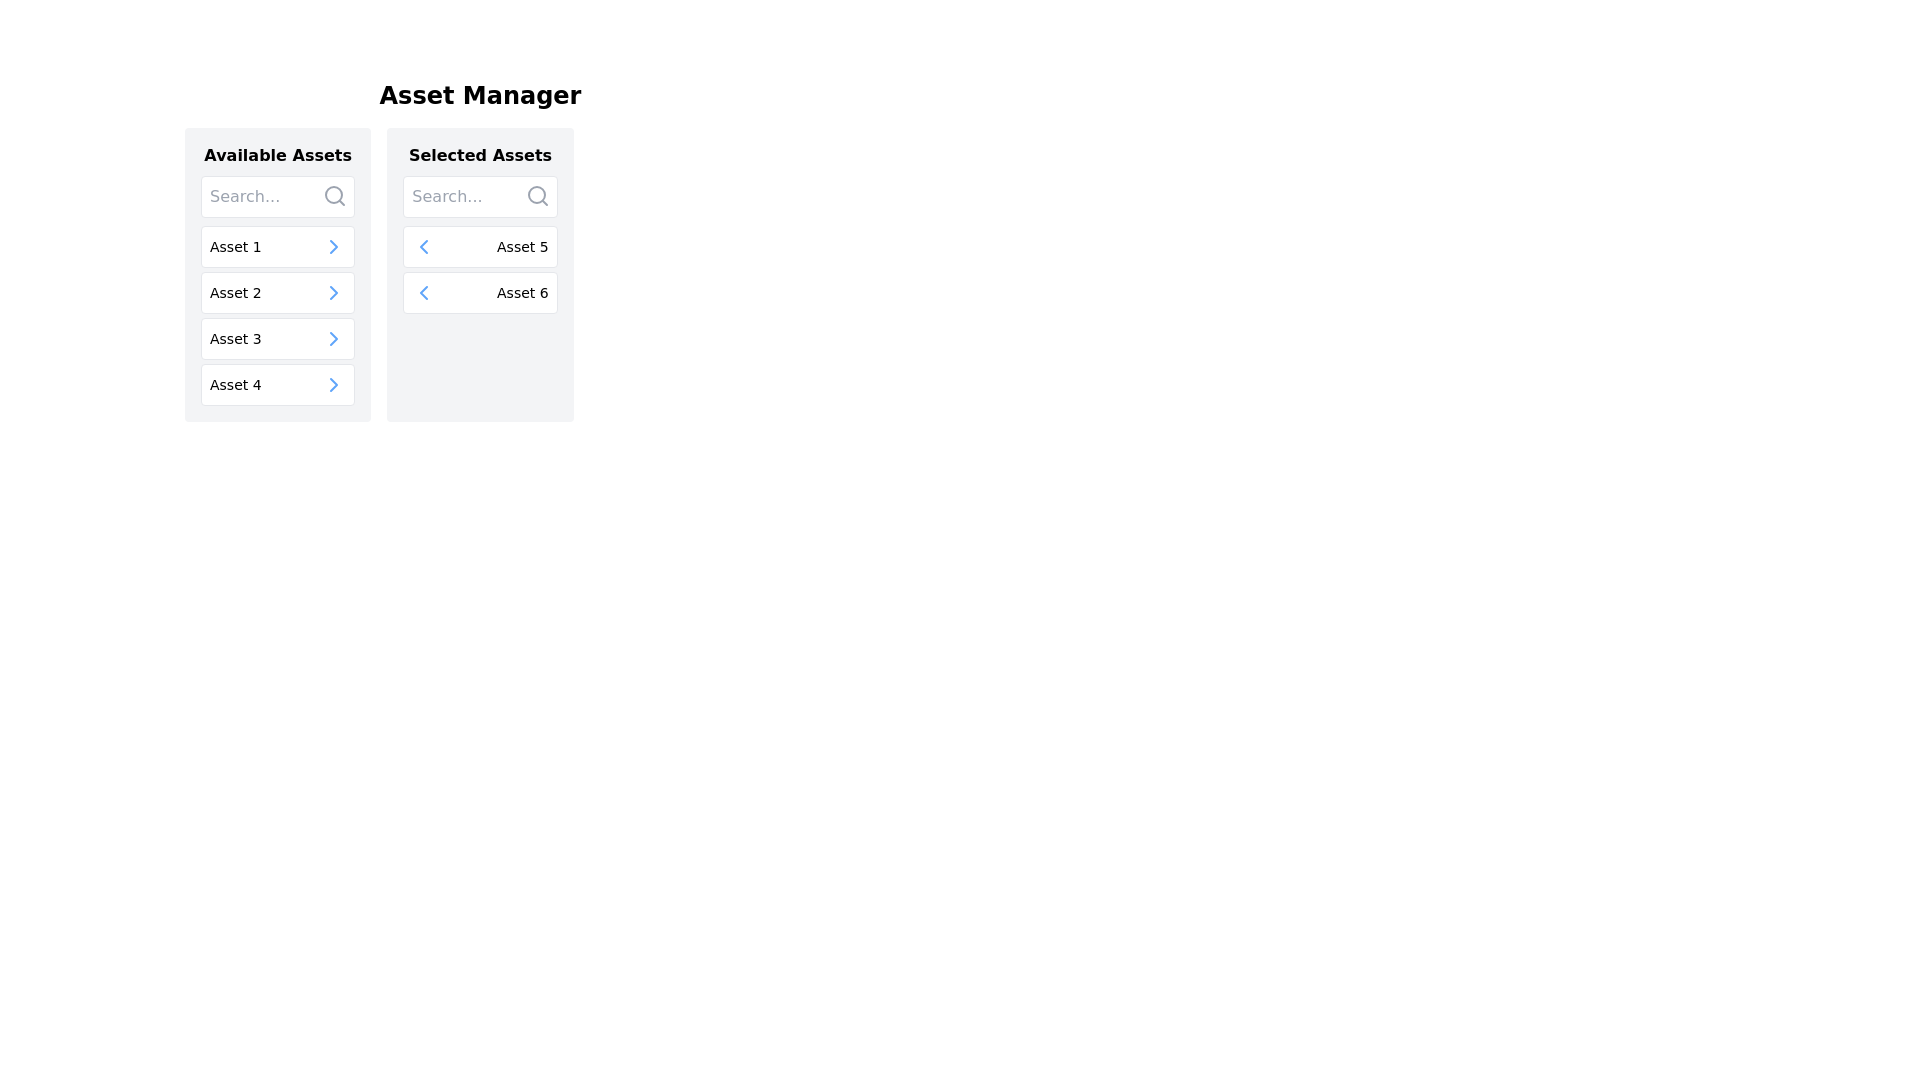  I want to click on the static text label that serves as the title or heading for the panel, located above the search bar and the list of items labeled 'Asset 1' to 'Asset 4', so click(277, 154).